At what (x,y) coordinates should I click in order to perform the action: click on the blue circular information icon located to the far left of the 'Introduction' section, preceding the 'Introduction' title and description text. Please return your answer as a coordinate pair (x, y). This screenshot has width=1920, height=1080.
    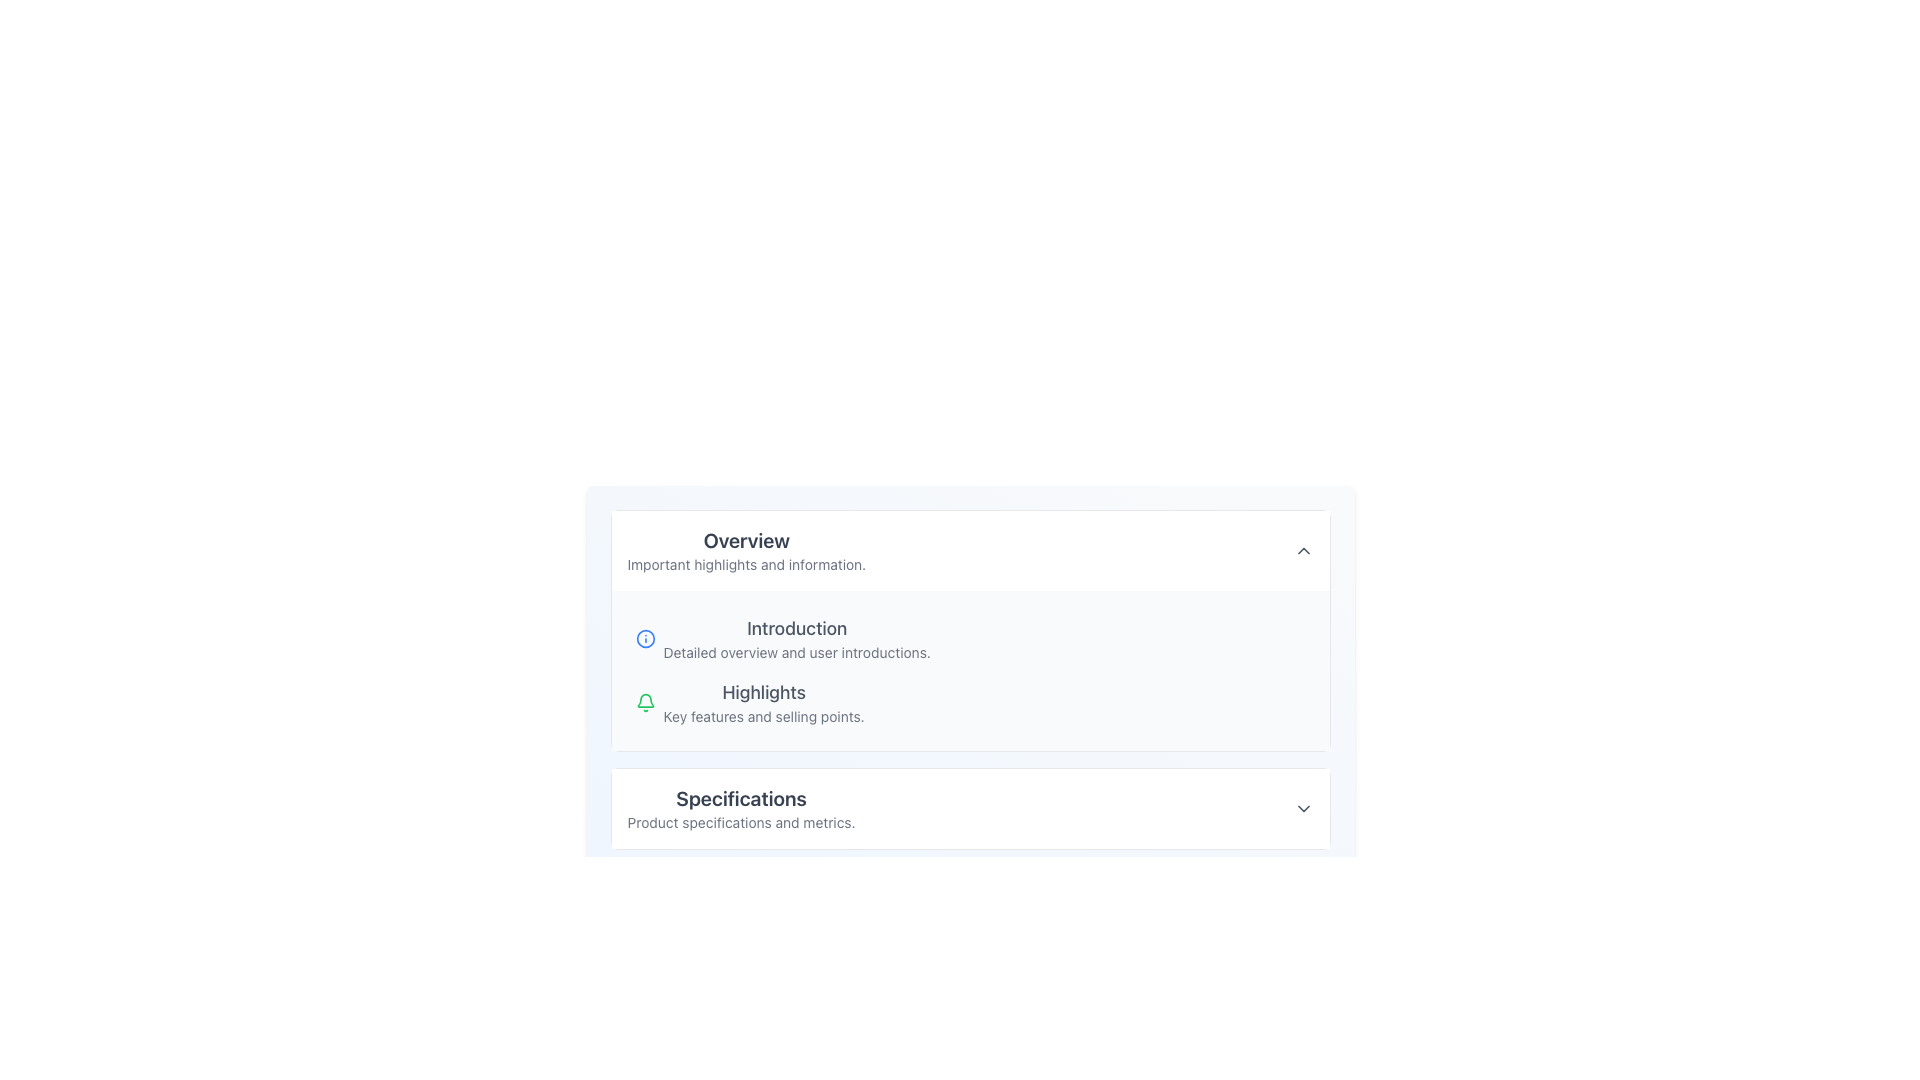
    Looking at the image, I should click on (645, 639).